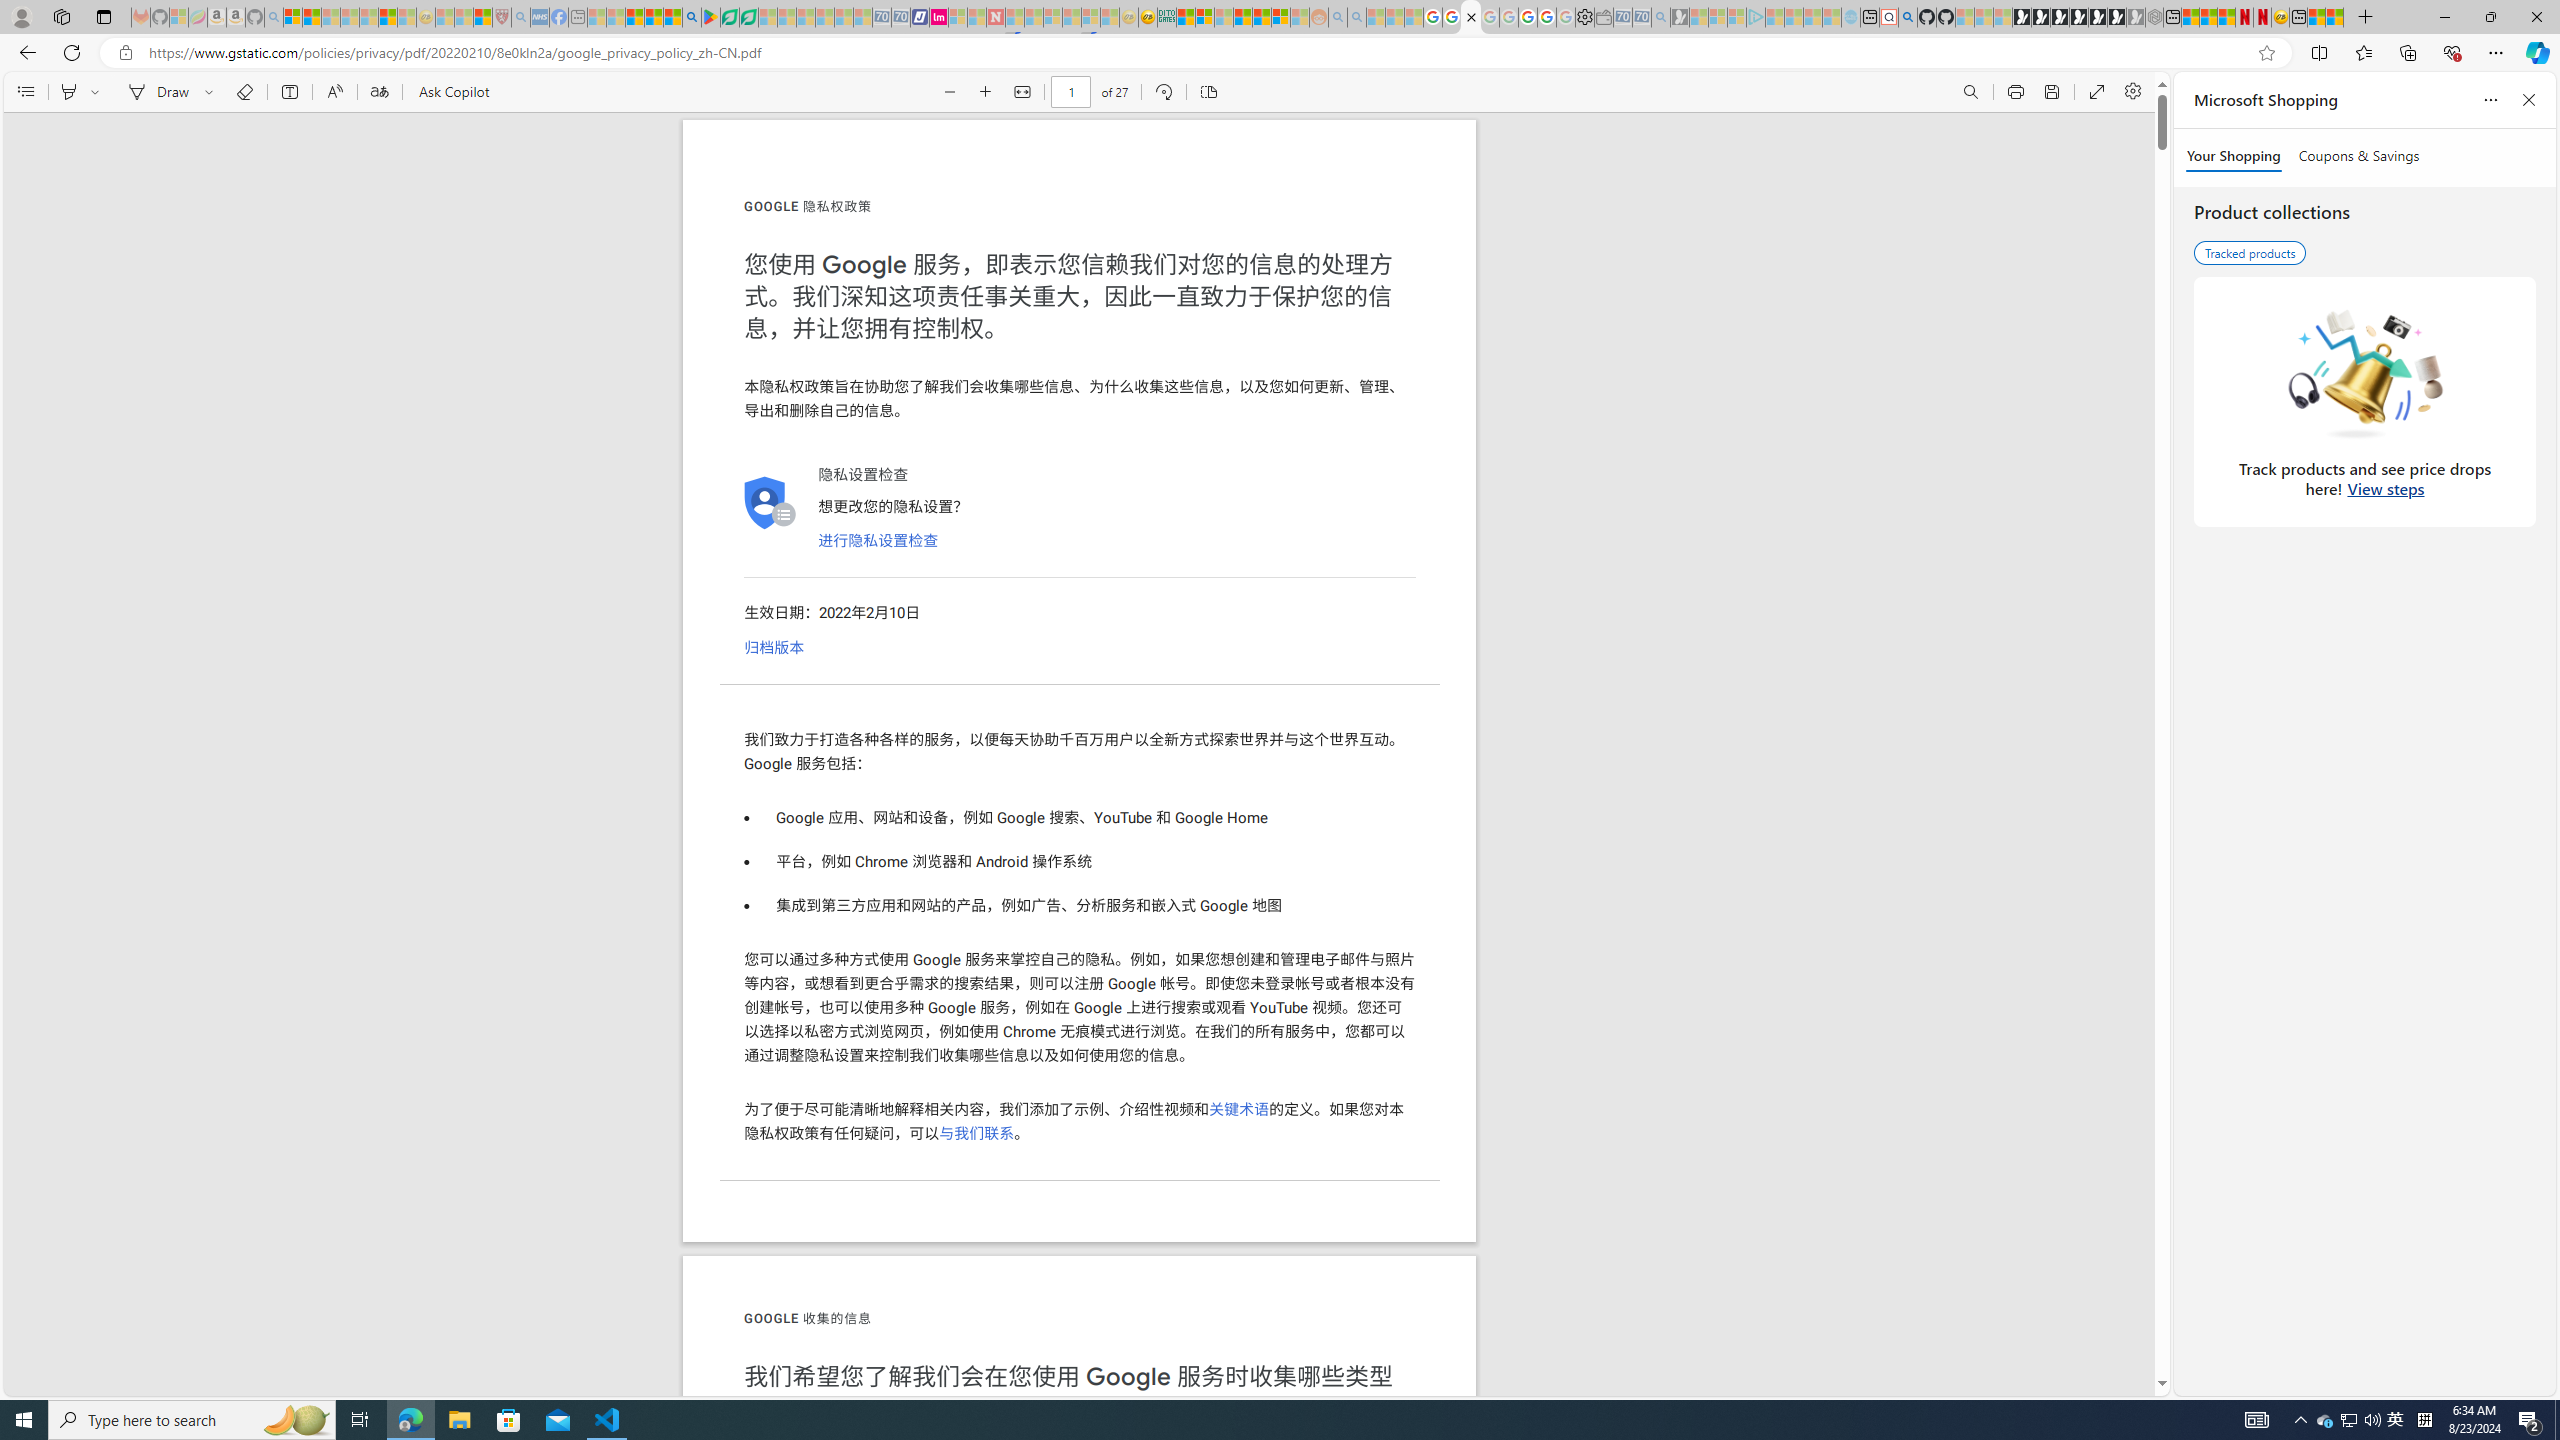 The width and height of the screenshot is (2560, 1440). What do you see at coordinates (1162, 91) in the screenshot?
I see `'Rotate (Ctrl+])'` at bounding box center [1162, 91].